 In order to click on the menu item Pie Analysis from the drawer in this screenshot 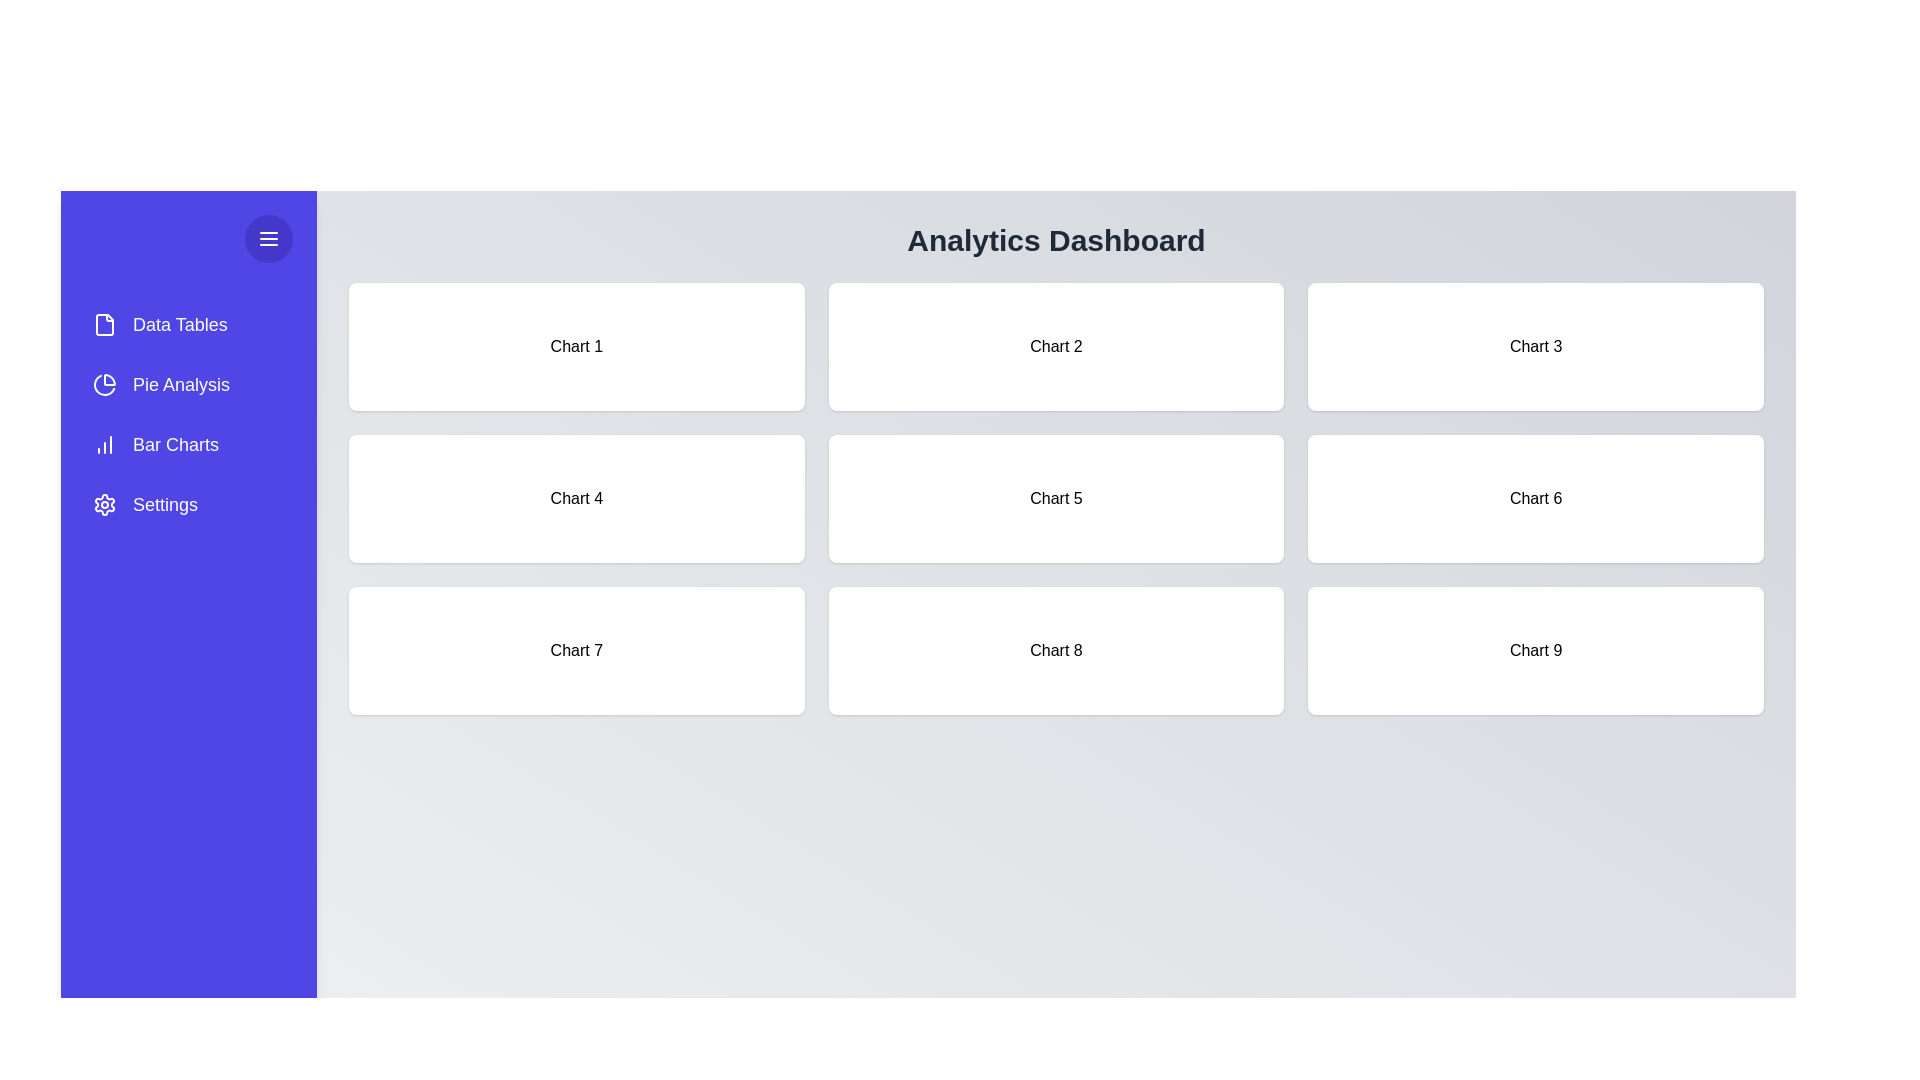, I will do `click(188, 385)`.